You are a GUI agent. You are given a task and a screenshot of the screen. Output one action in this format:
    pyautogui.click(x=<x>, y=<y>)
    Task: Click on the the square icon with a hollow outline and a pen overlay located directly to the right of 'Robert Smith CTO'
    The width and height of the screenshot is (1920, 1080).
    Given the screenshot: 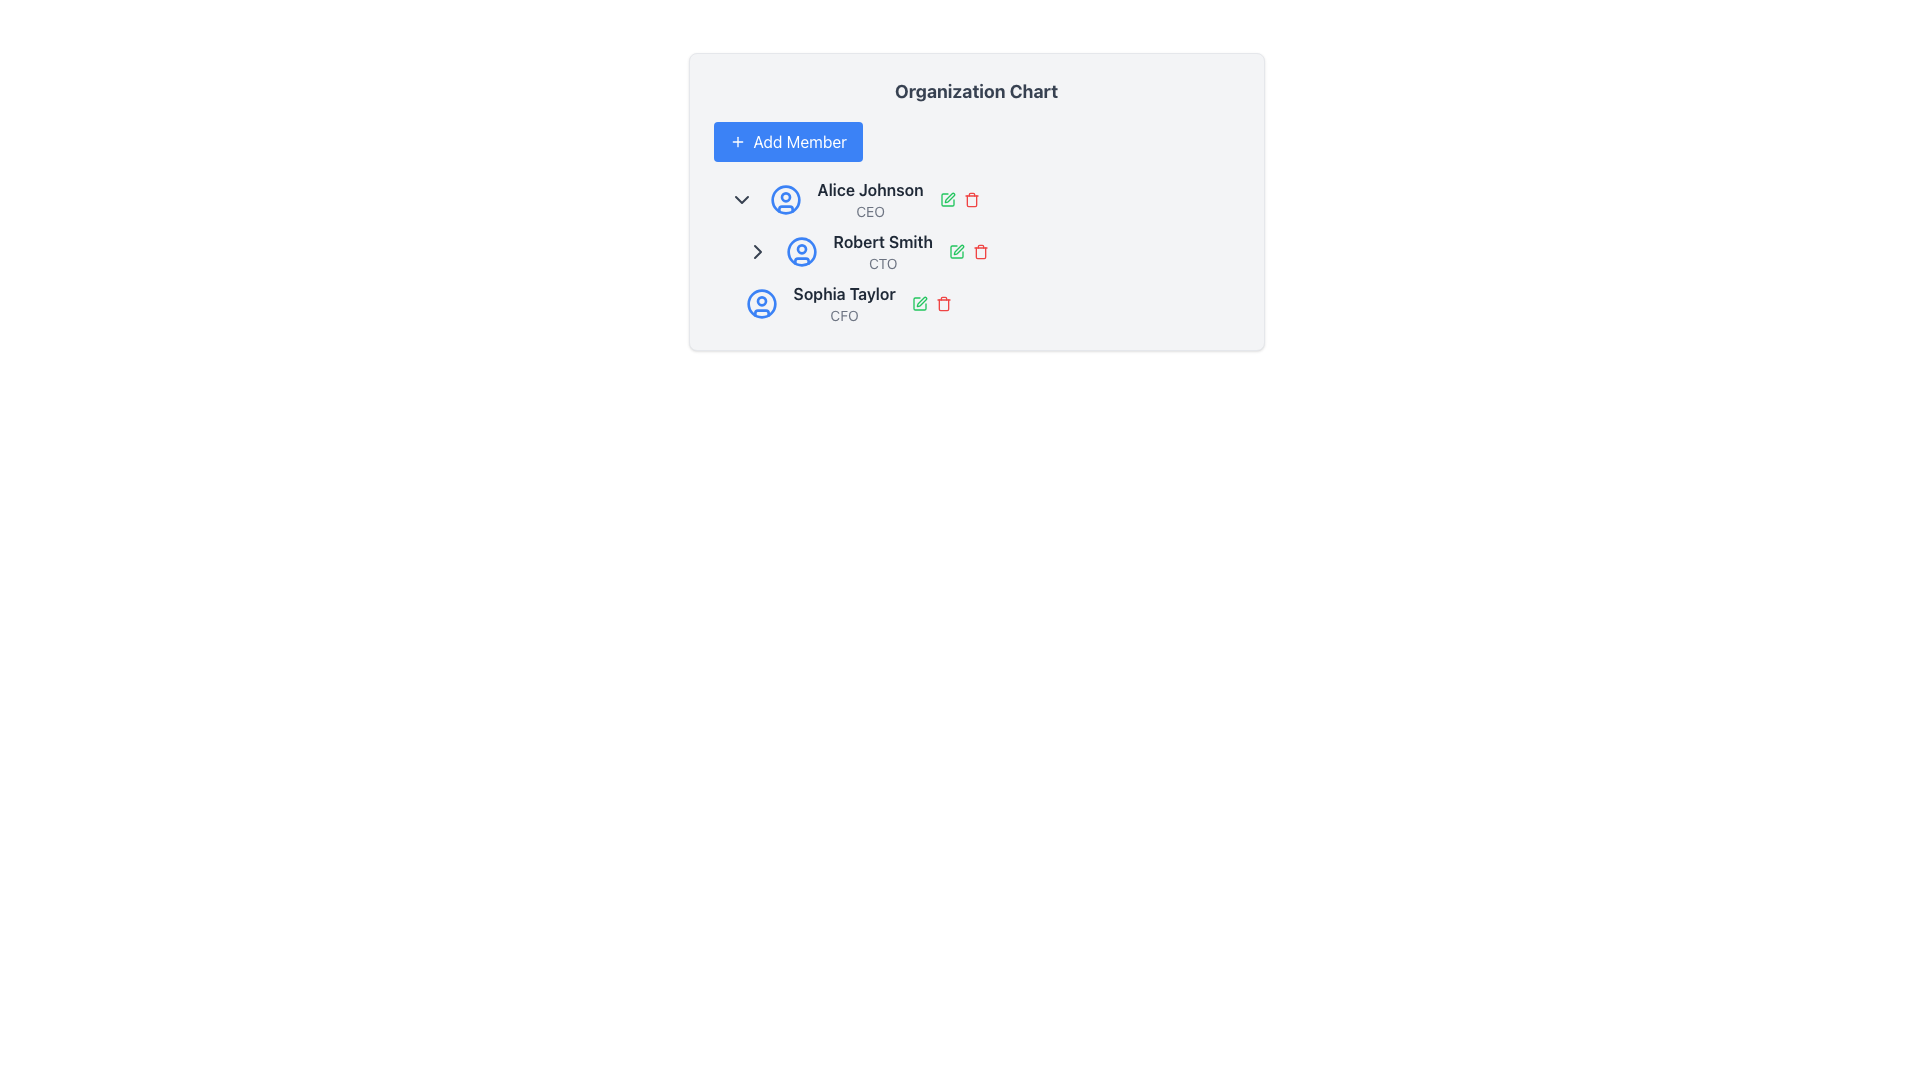 What is the action you would take?
    pyautogui.click(x=946, y=200)
    